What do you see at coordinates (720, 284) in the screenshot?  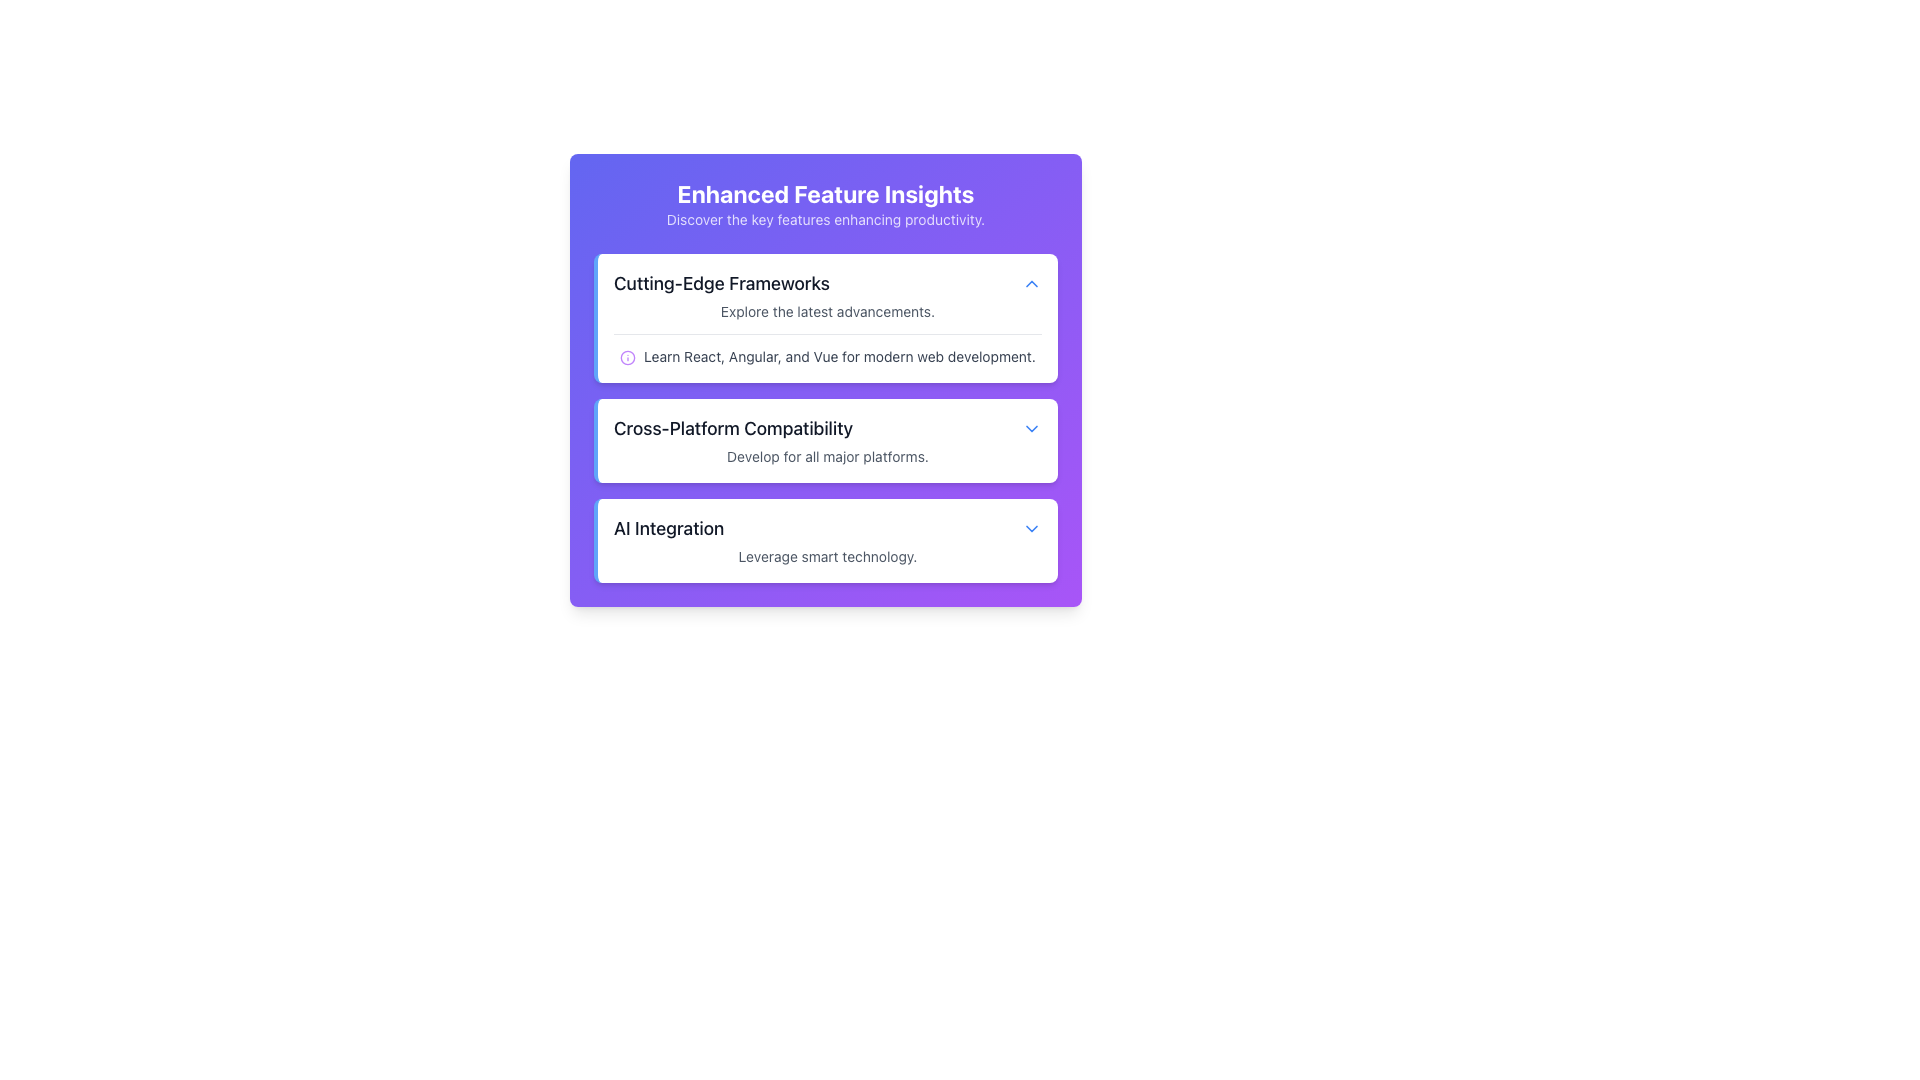 I see `the Text Label that summarizes the 'Cutting-Edge Frameworks' section, which is located at the top of the vertical list inside the 'Enhanced Feature Insights' purple card-like structure` at bounding box center [720, 284].